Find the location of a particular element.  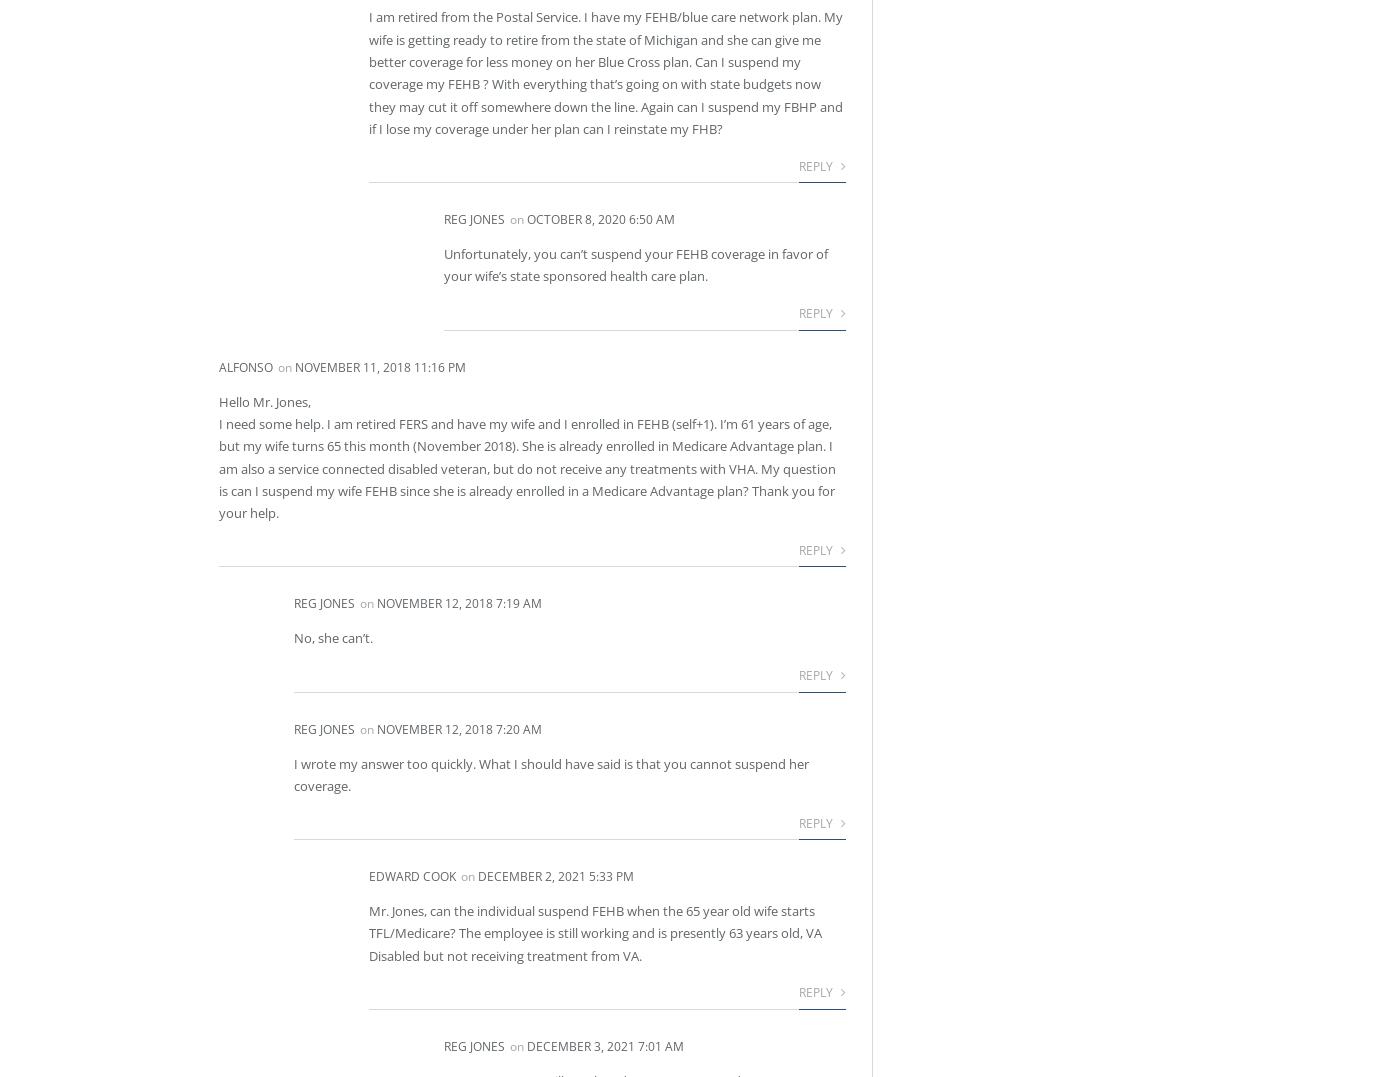

'Alfonso' is located at coordinates (218, 365).